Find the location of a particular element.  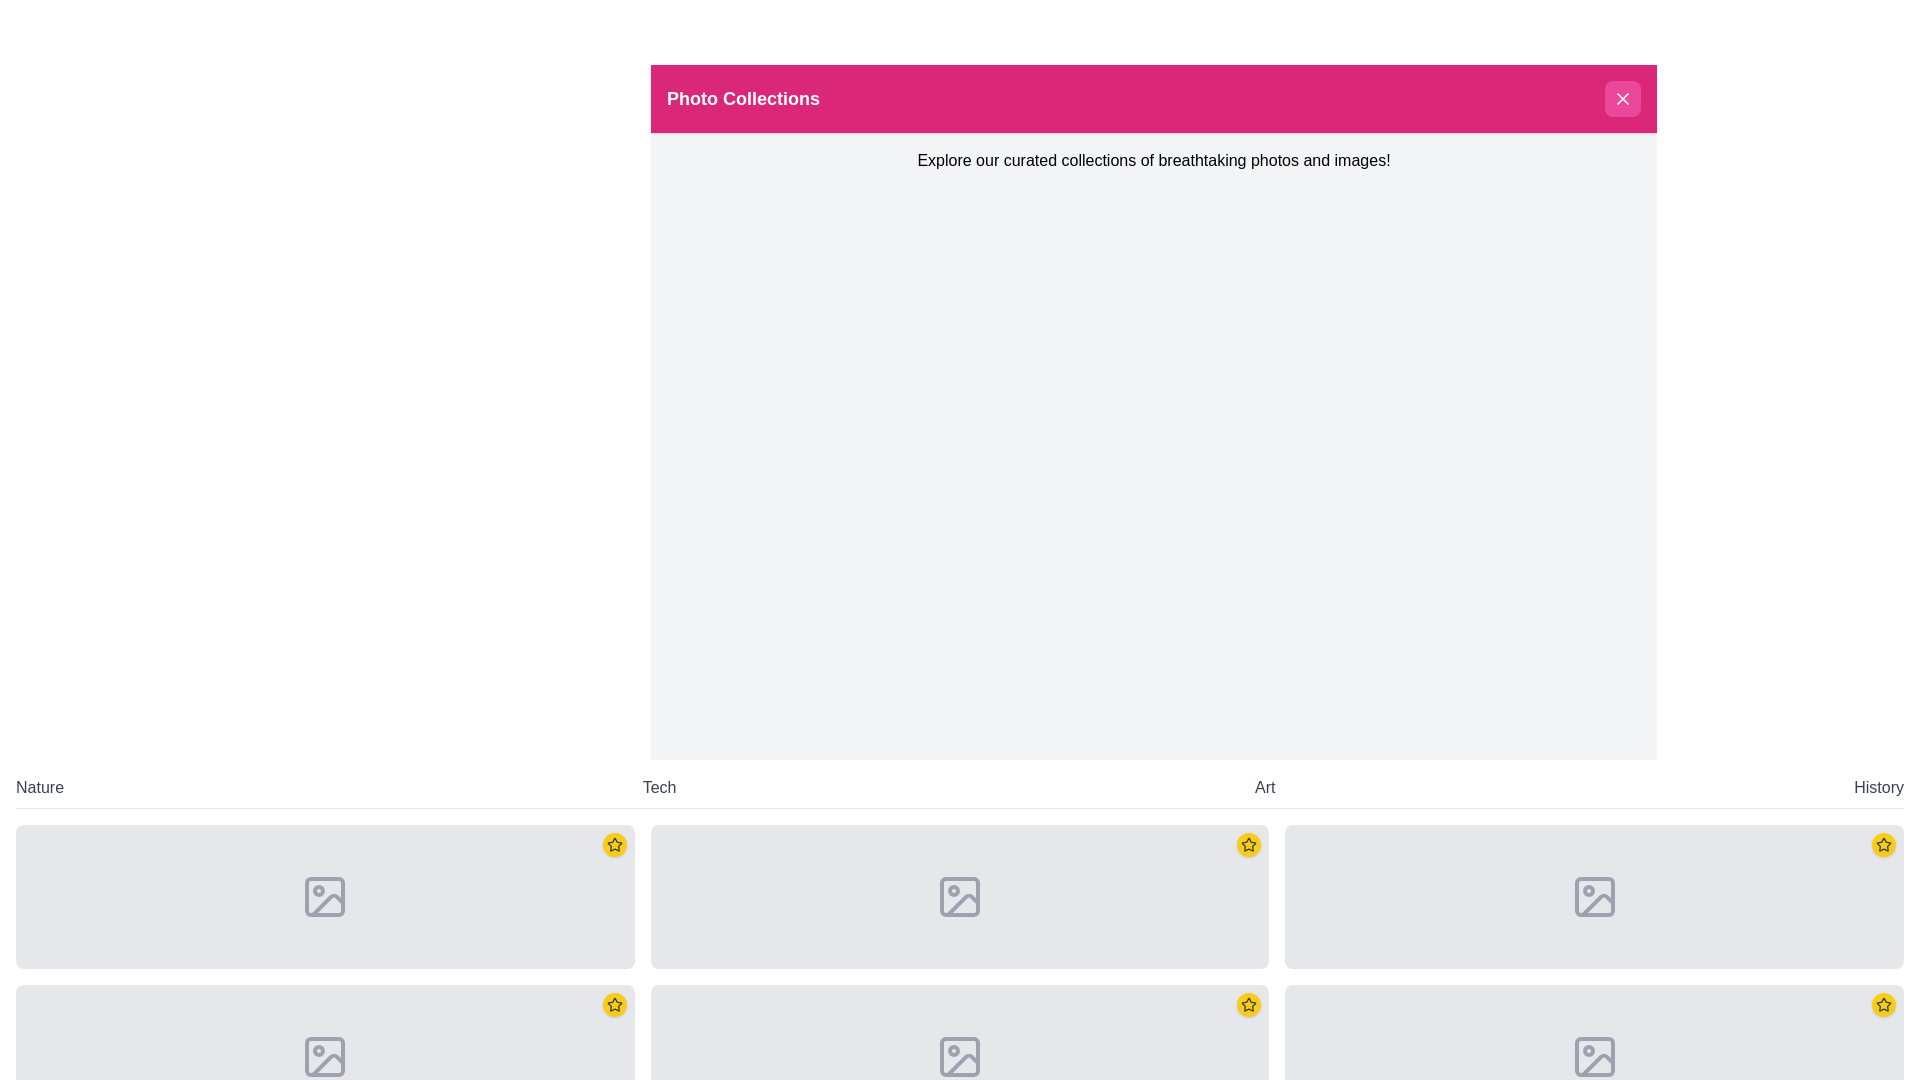

the circular yellow button with a star icon in the top-right corner of the third card in the second row of the grid to mark or unmark as favorite is located at coordinates (1248, 1005).